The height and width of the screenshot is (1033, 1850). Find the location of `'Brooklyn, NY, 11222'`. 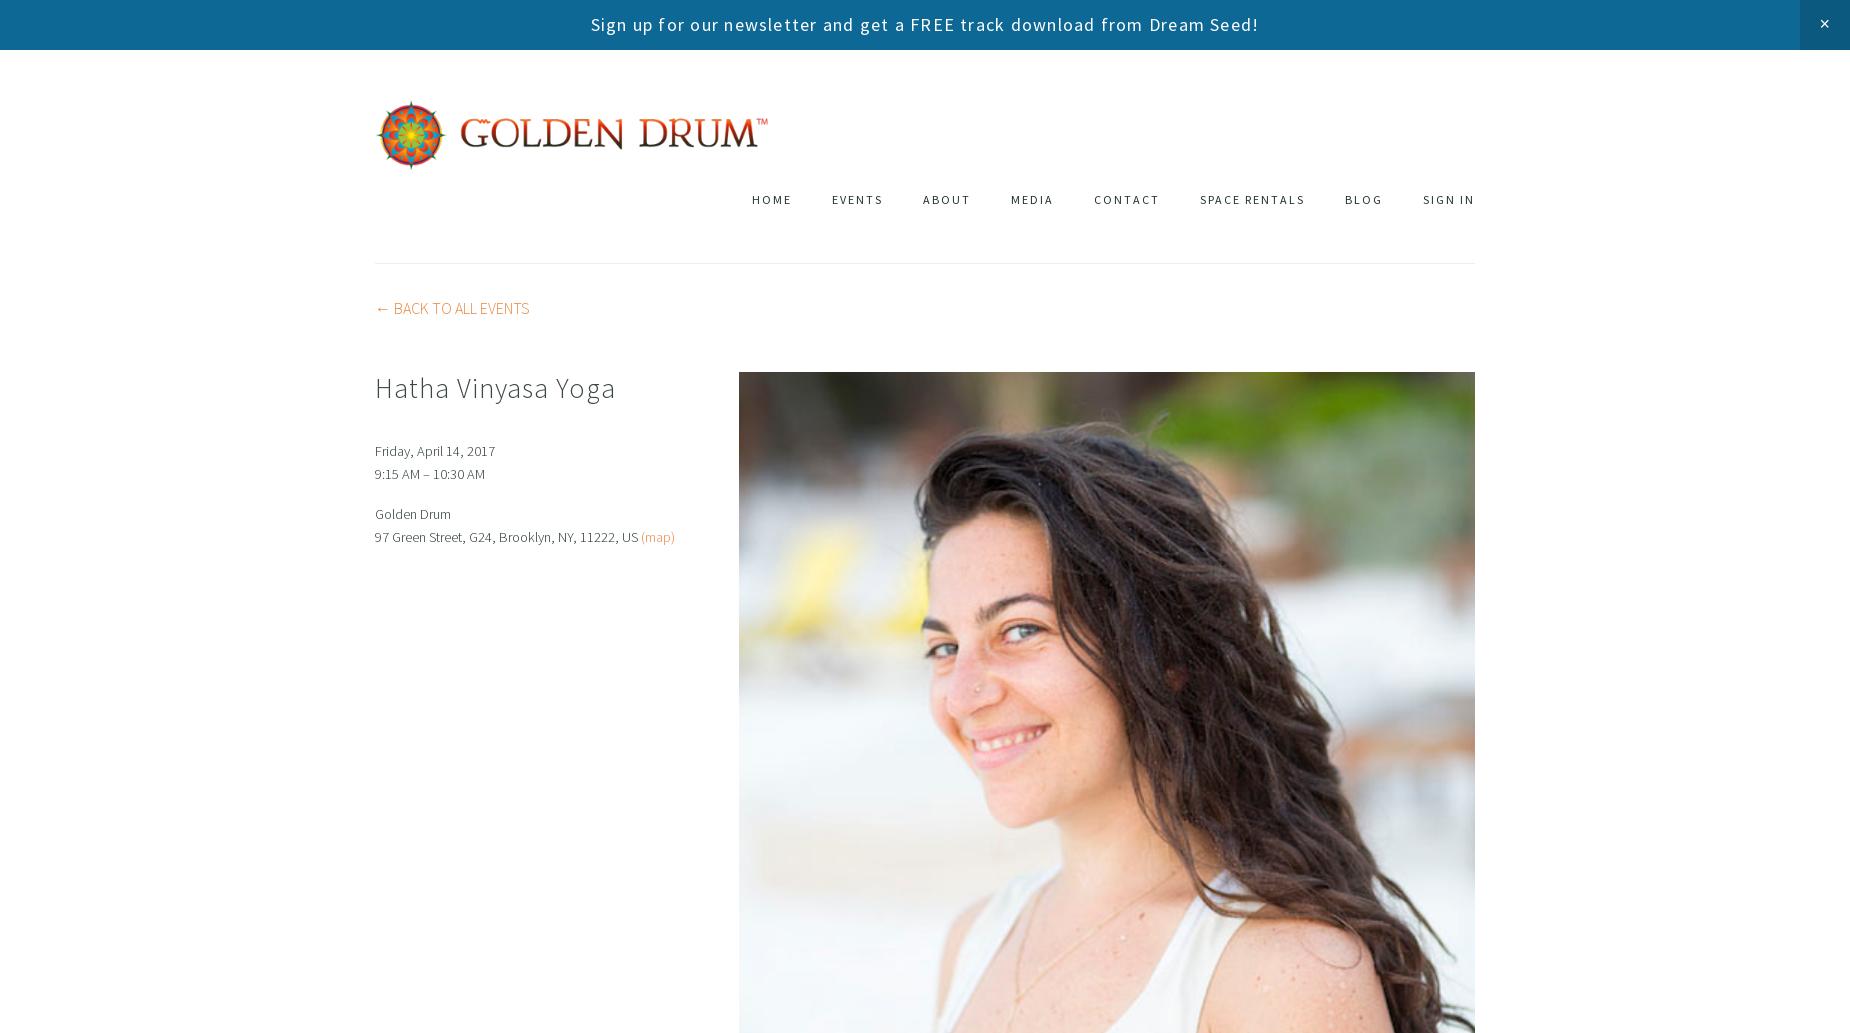

'Brooklyn, NY, 11222' is located at coordinates (557, 535).